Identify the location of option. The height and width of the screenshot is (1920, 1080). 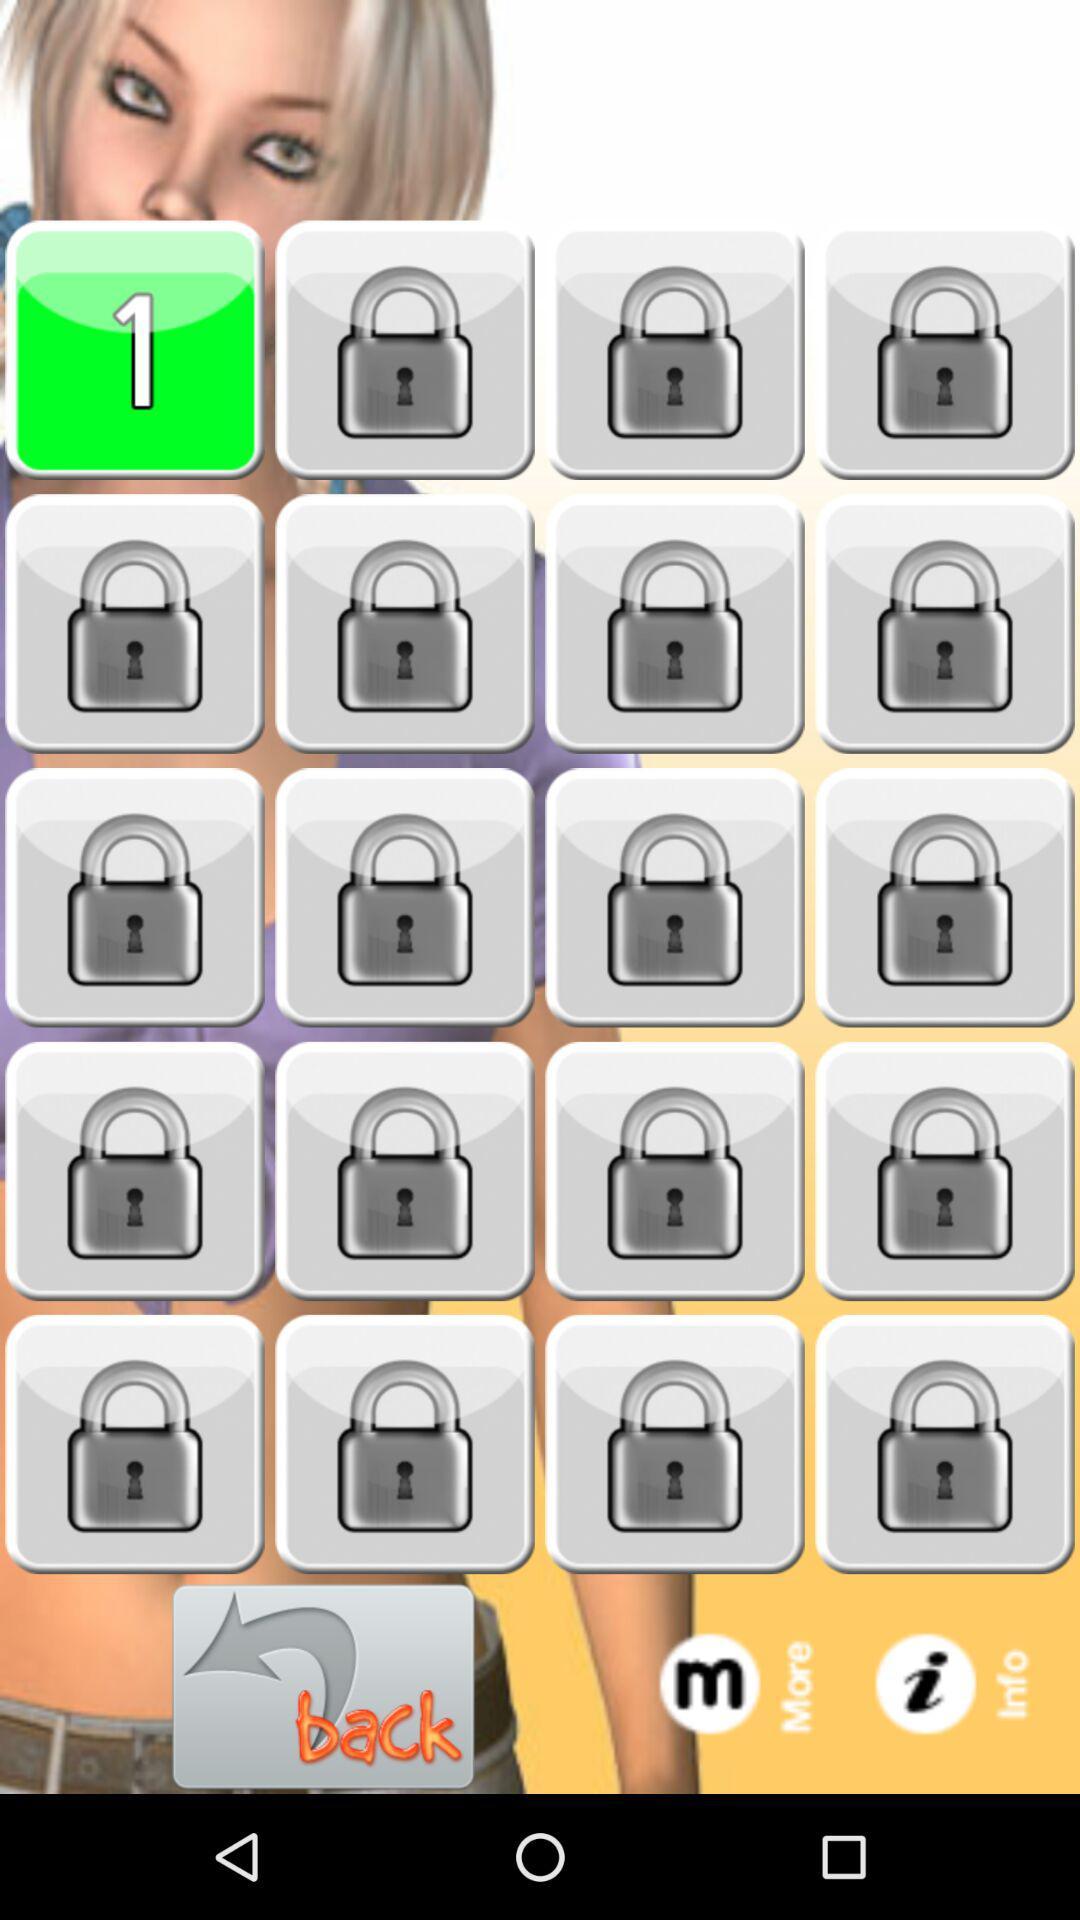
(135, 897).